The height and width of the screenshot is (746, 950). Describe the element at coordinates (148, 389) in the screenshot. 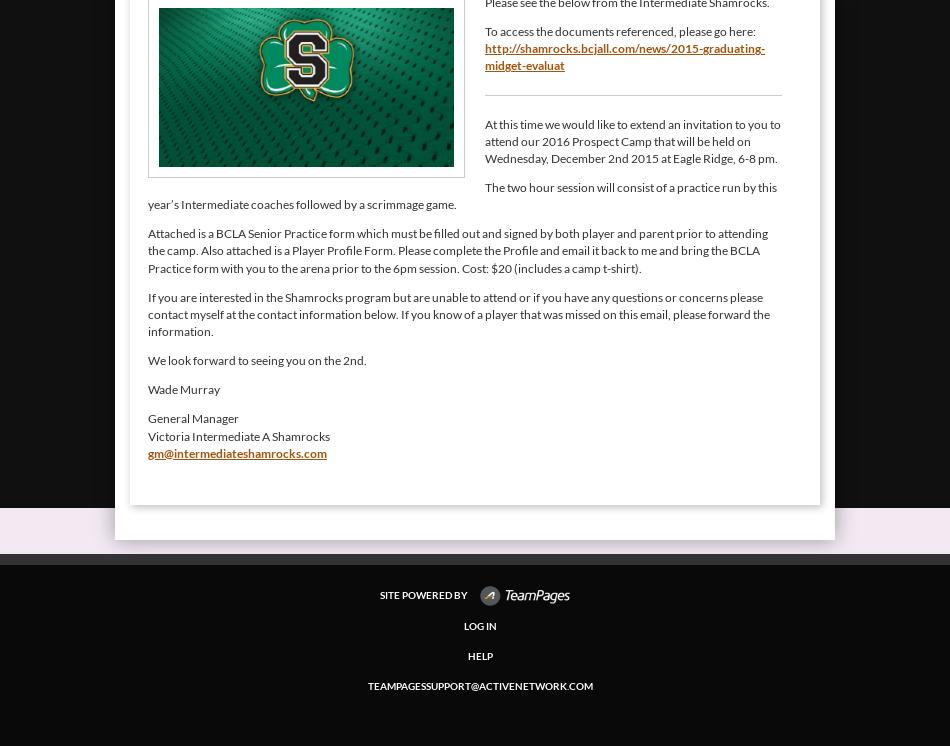

I see `'Wade Murray'` at that location.